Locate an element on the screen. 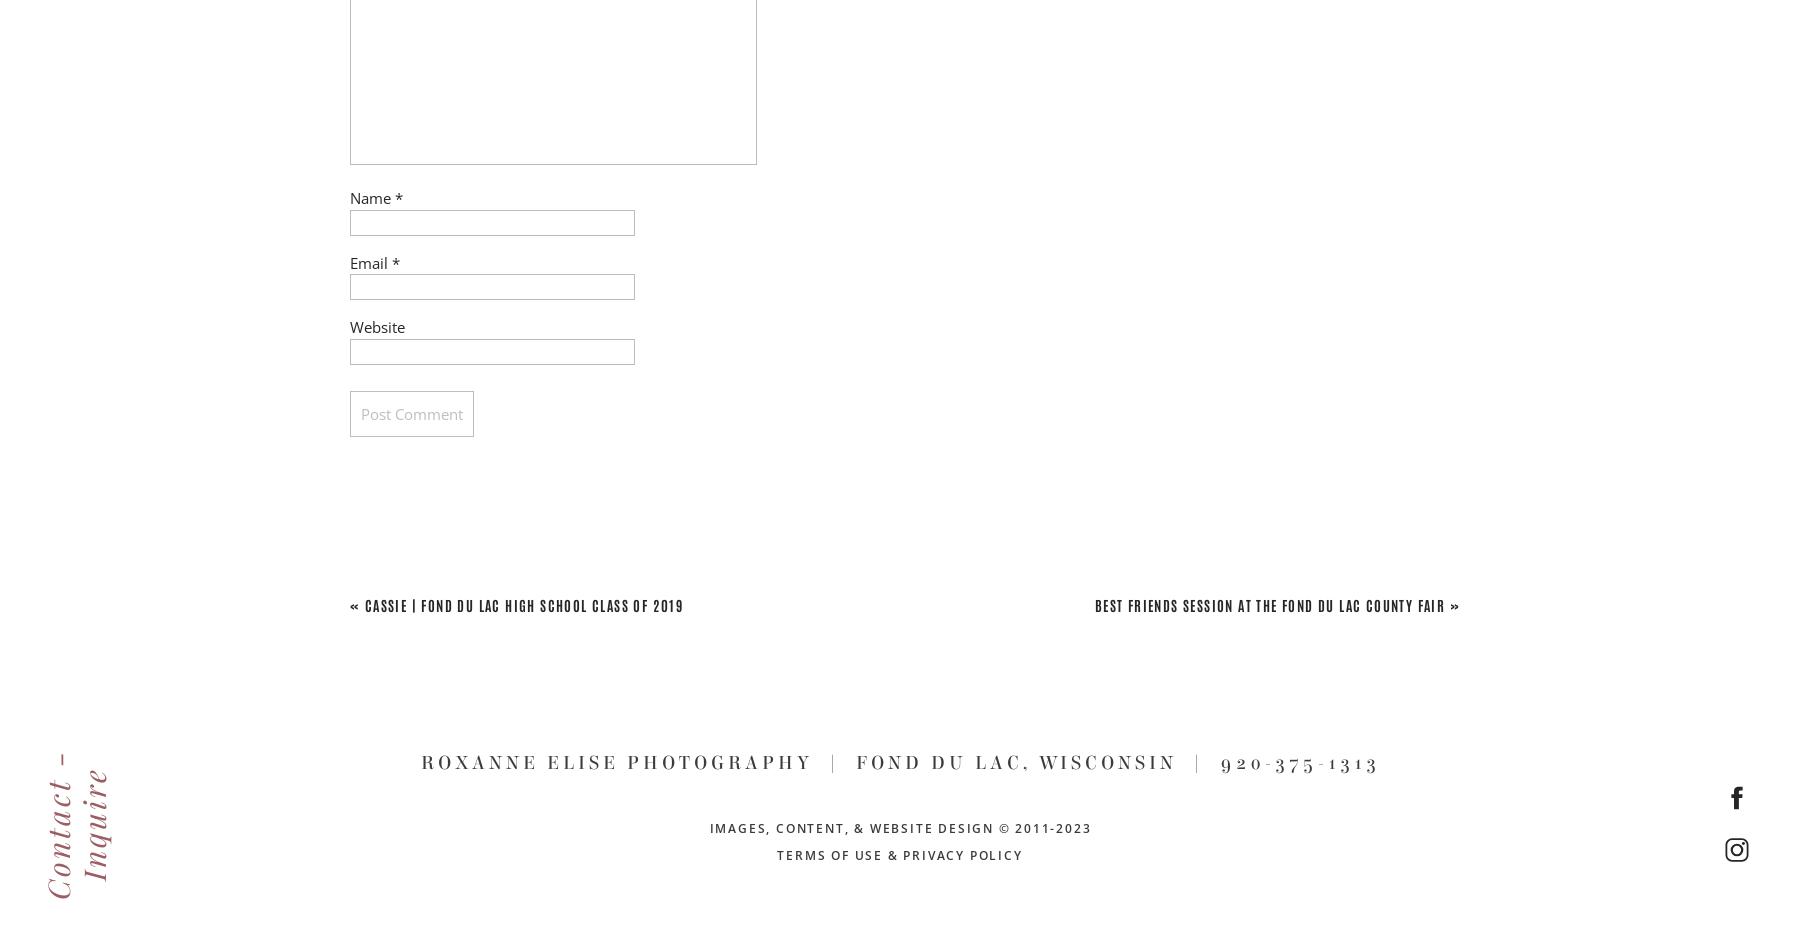  'Best Friends Session at the Fond du Lac County Fair' is located at coordinates (1269, 603).